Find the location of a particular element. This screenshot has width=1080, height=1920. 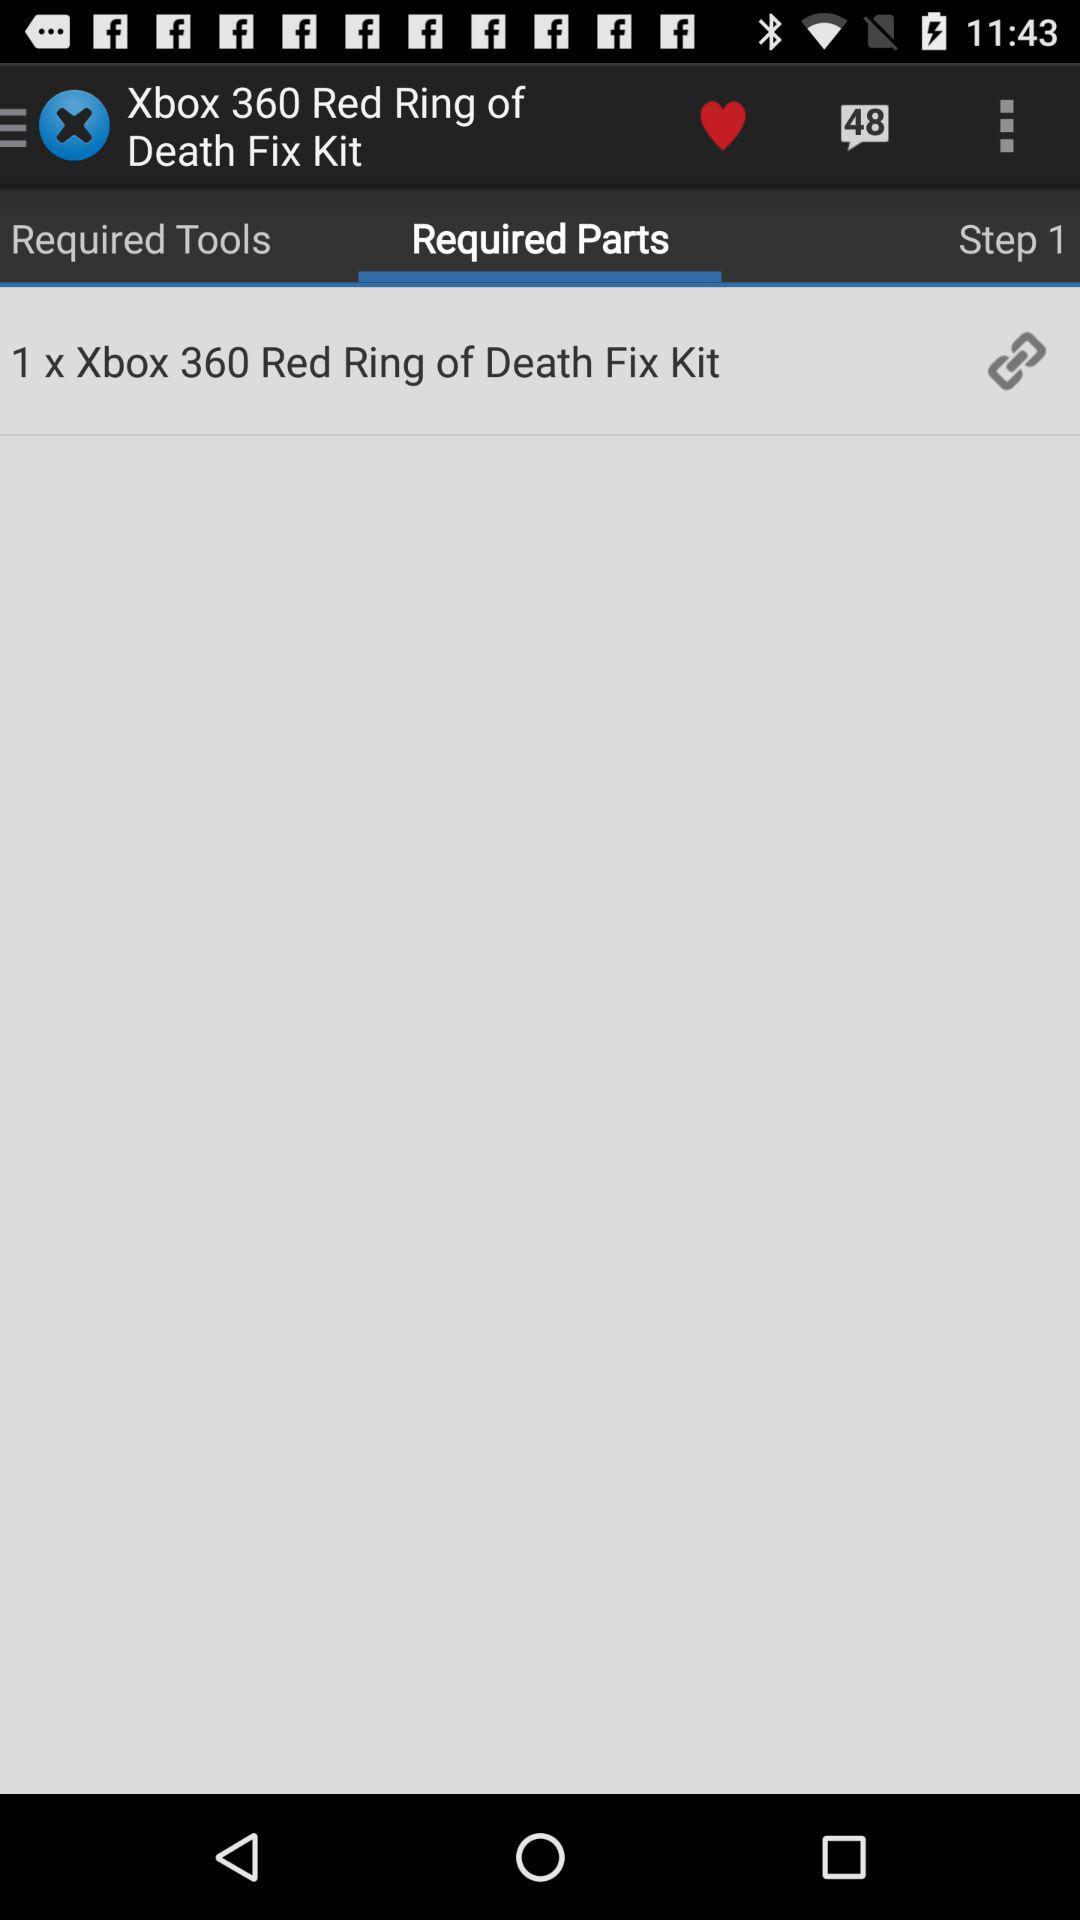

item to the left of the xbox 360 red item is located at coordinates (53, 360).